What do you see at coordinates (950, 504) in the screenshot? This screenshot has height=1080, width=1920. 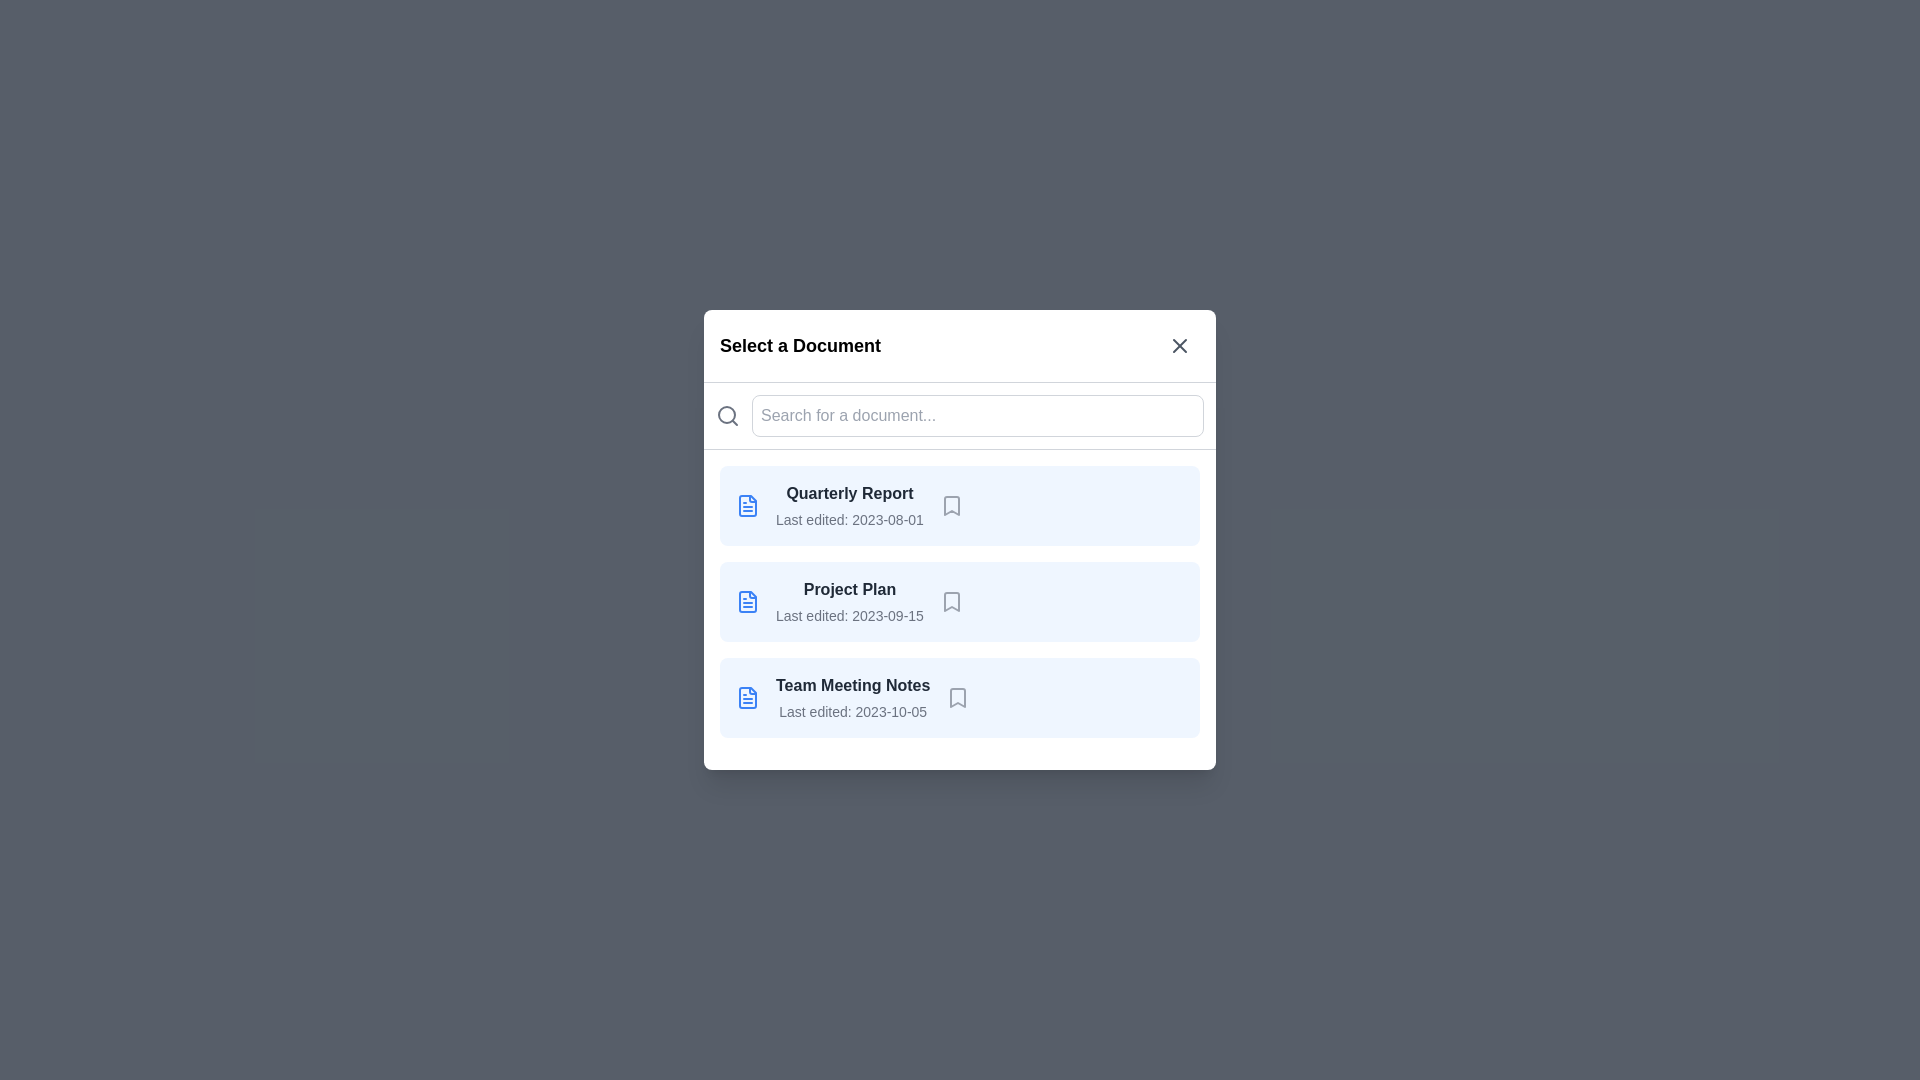 I see `the bookmark icon for the document titled 'Quarterly Report'` at bounding box center [950, 504].